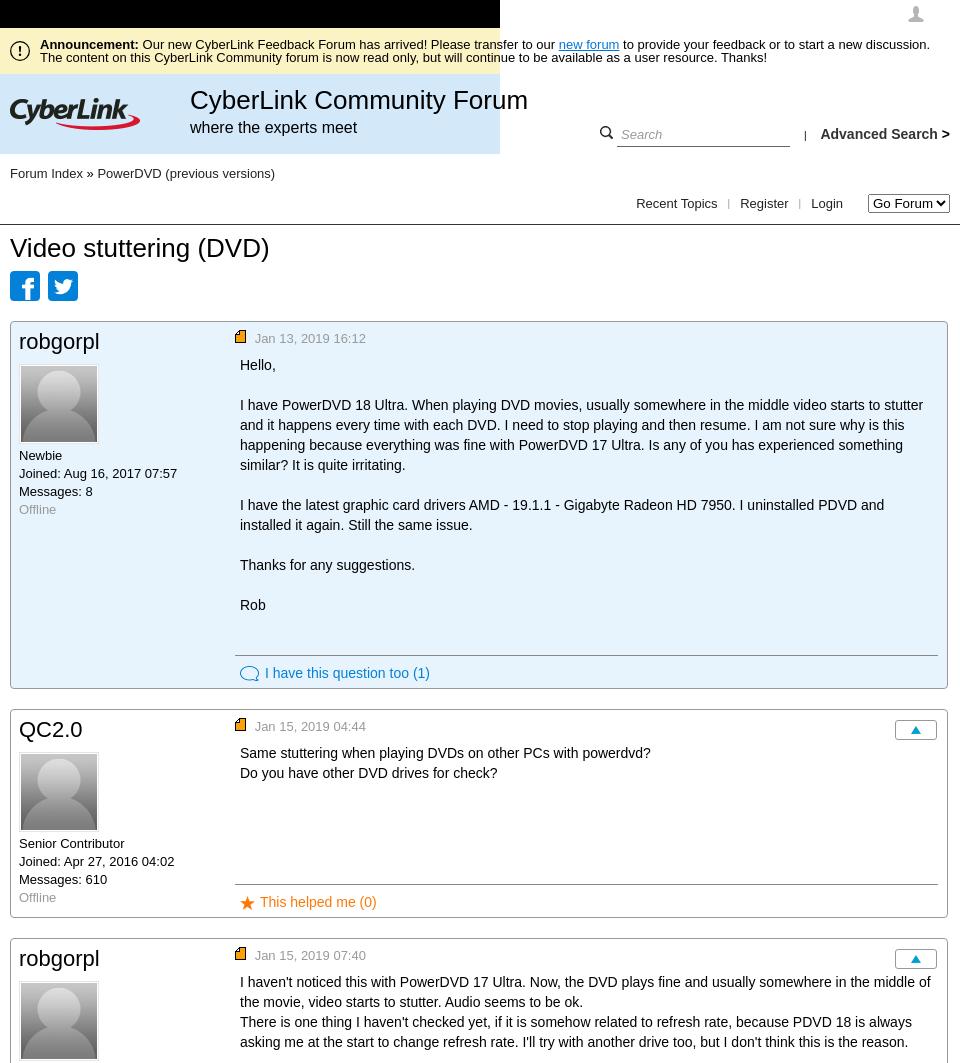 The width and height of the screenshot is (960, 1063). What do you see at coordinates (251, 603) in the screenshot?
I see `'Rob'` at bounding box center [251, 603].